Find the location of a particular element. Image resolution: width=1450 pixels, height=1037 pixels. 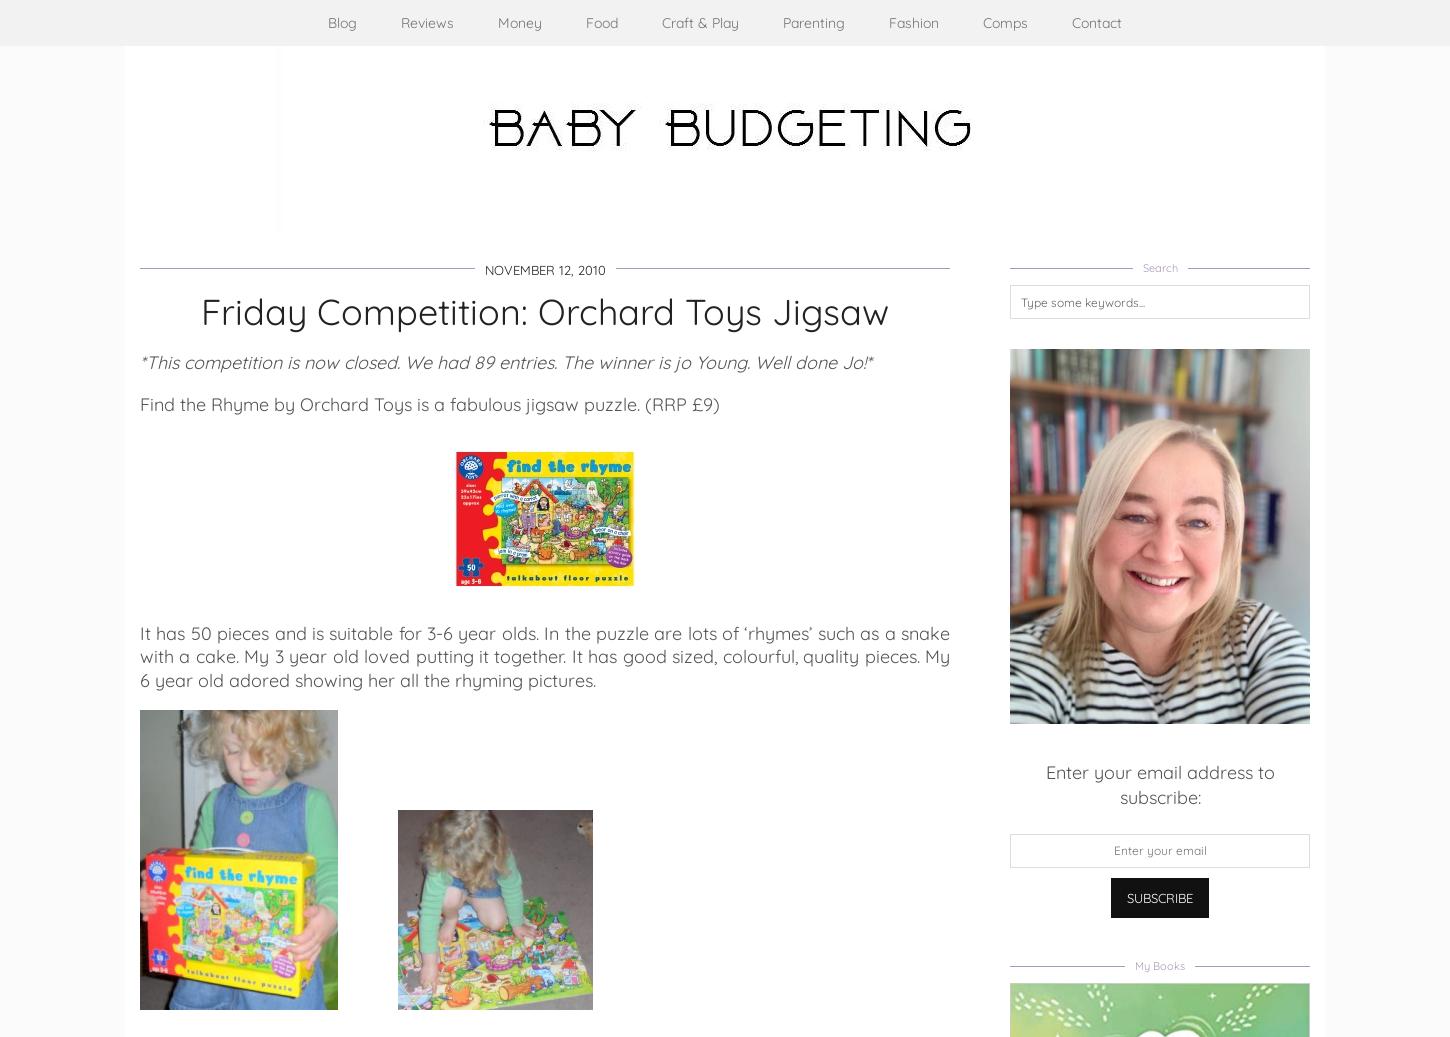

'Blog' is located at coordinates (342, 22).